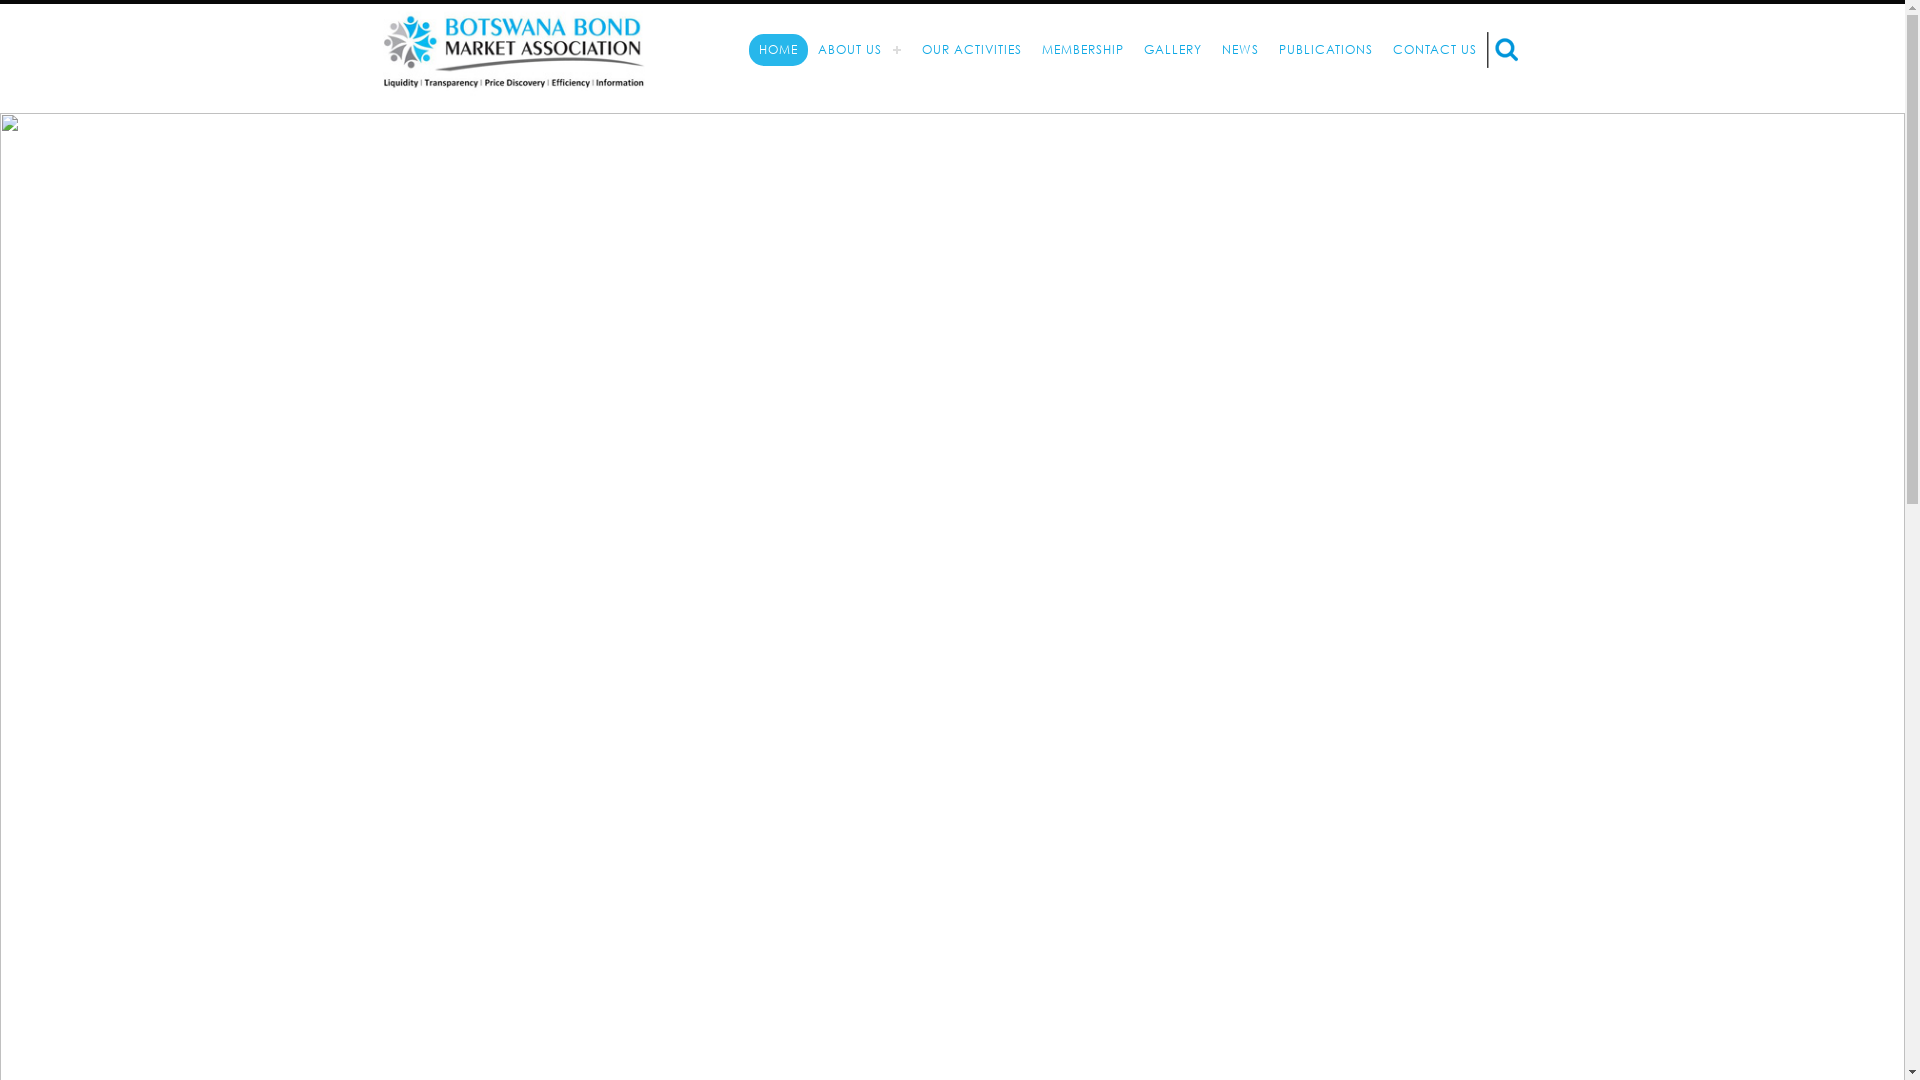 Image resolution: width=1920 pixels, height=1080 pixels. Describe the element at coordinates (1324, 49) in the screenshot. I see `'PUBLICATIONS'` at that location.